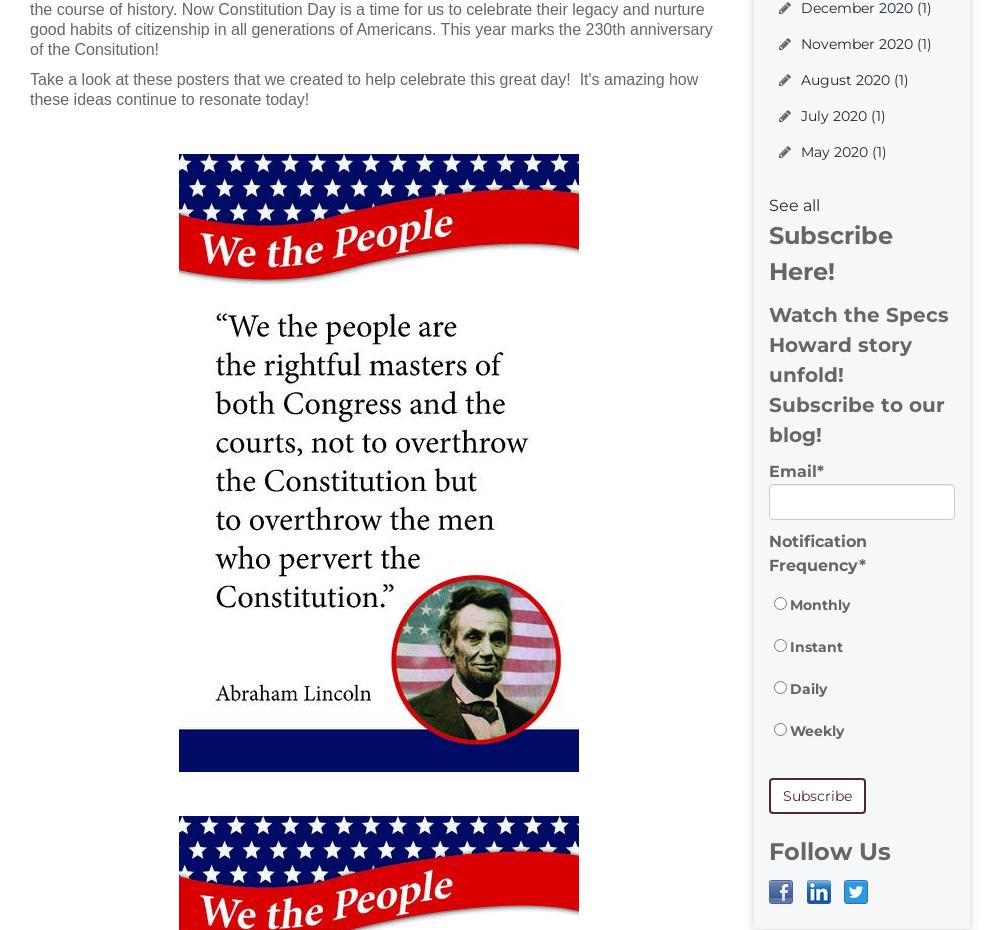 This screenshot has width=1000, height=930. I want to click on 'Subscribe Here!', so click(830, 253).